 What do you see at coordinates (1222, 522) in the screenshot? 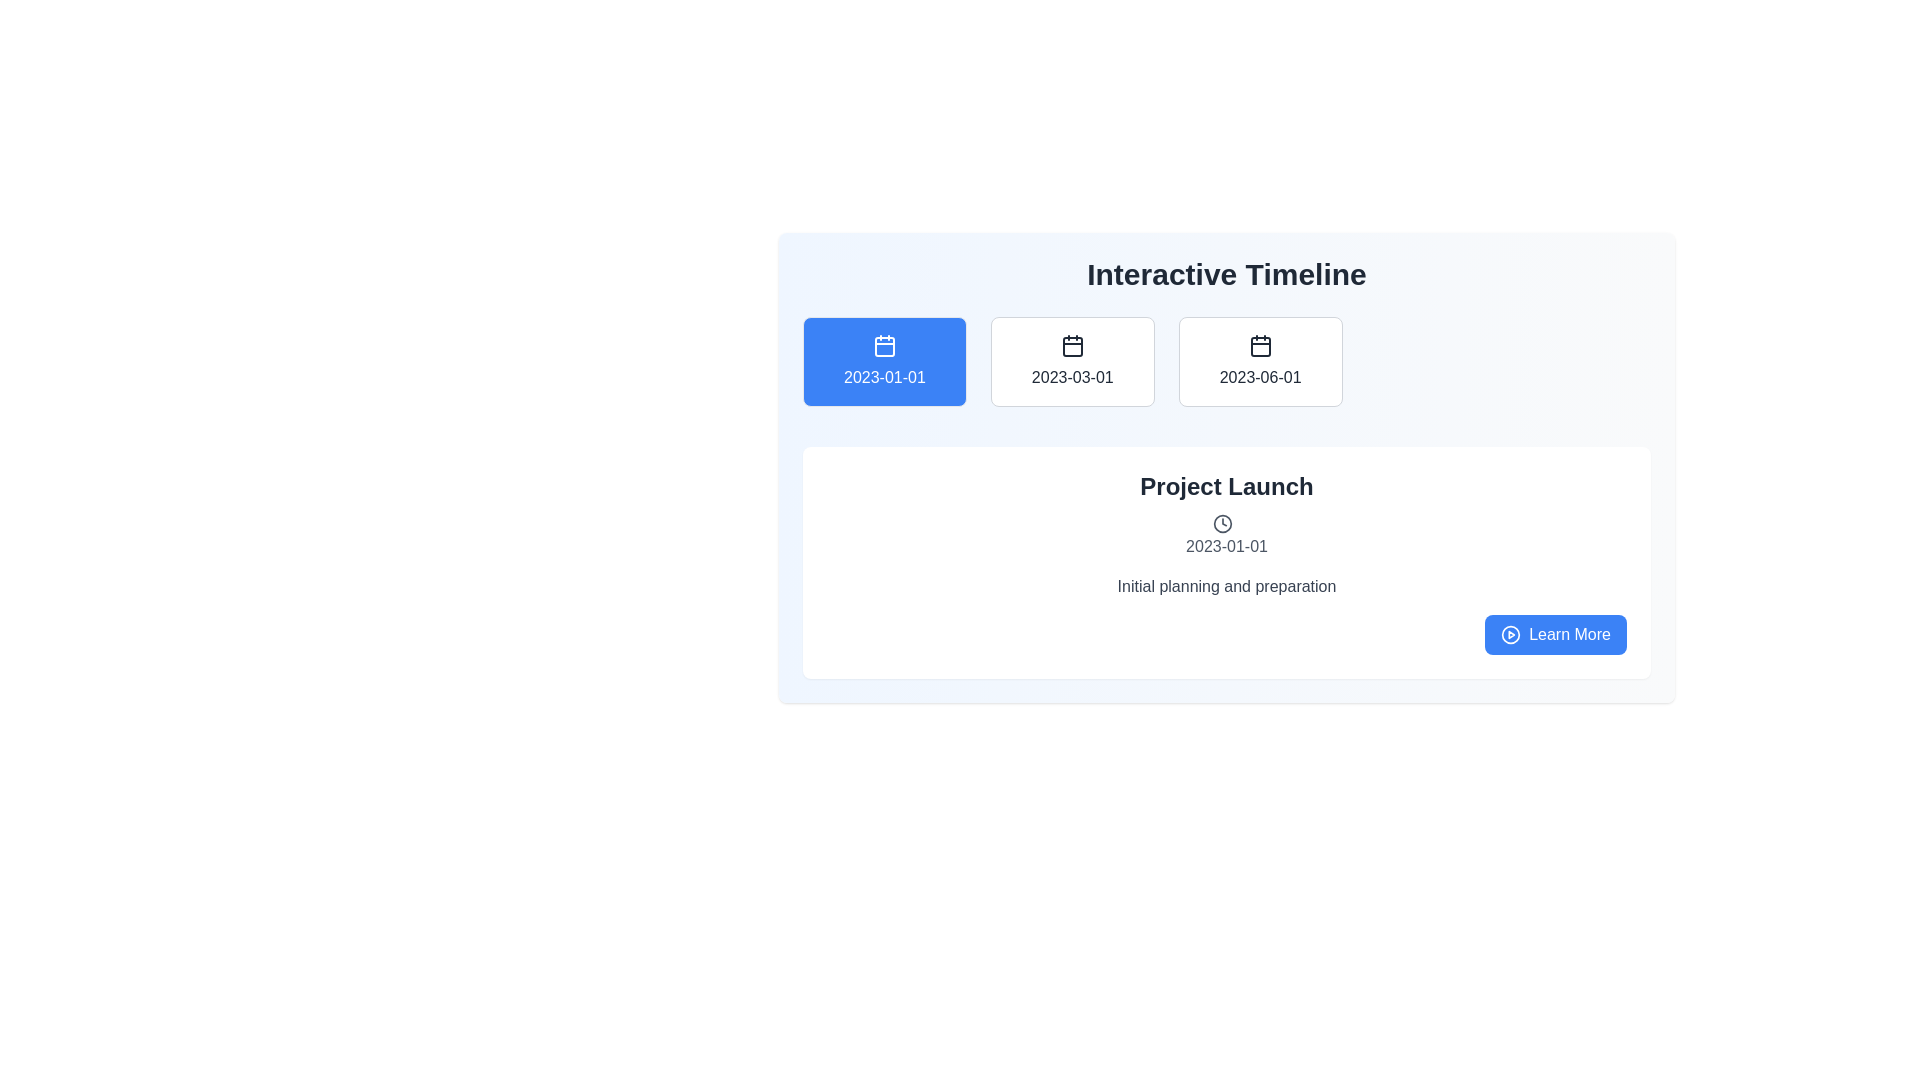
I see `clock icon located below the 'Project Launch' heading and above the date text '2023-01-01'` at bounding box center [1222, 522].